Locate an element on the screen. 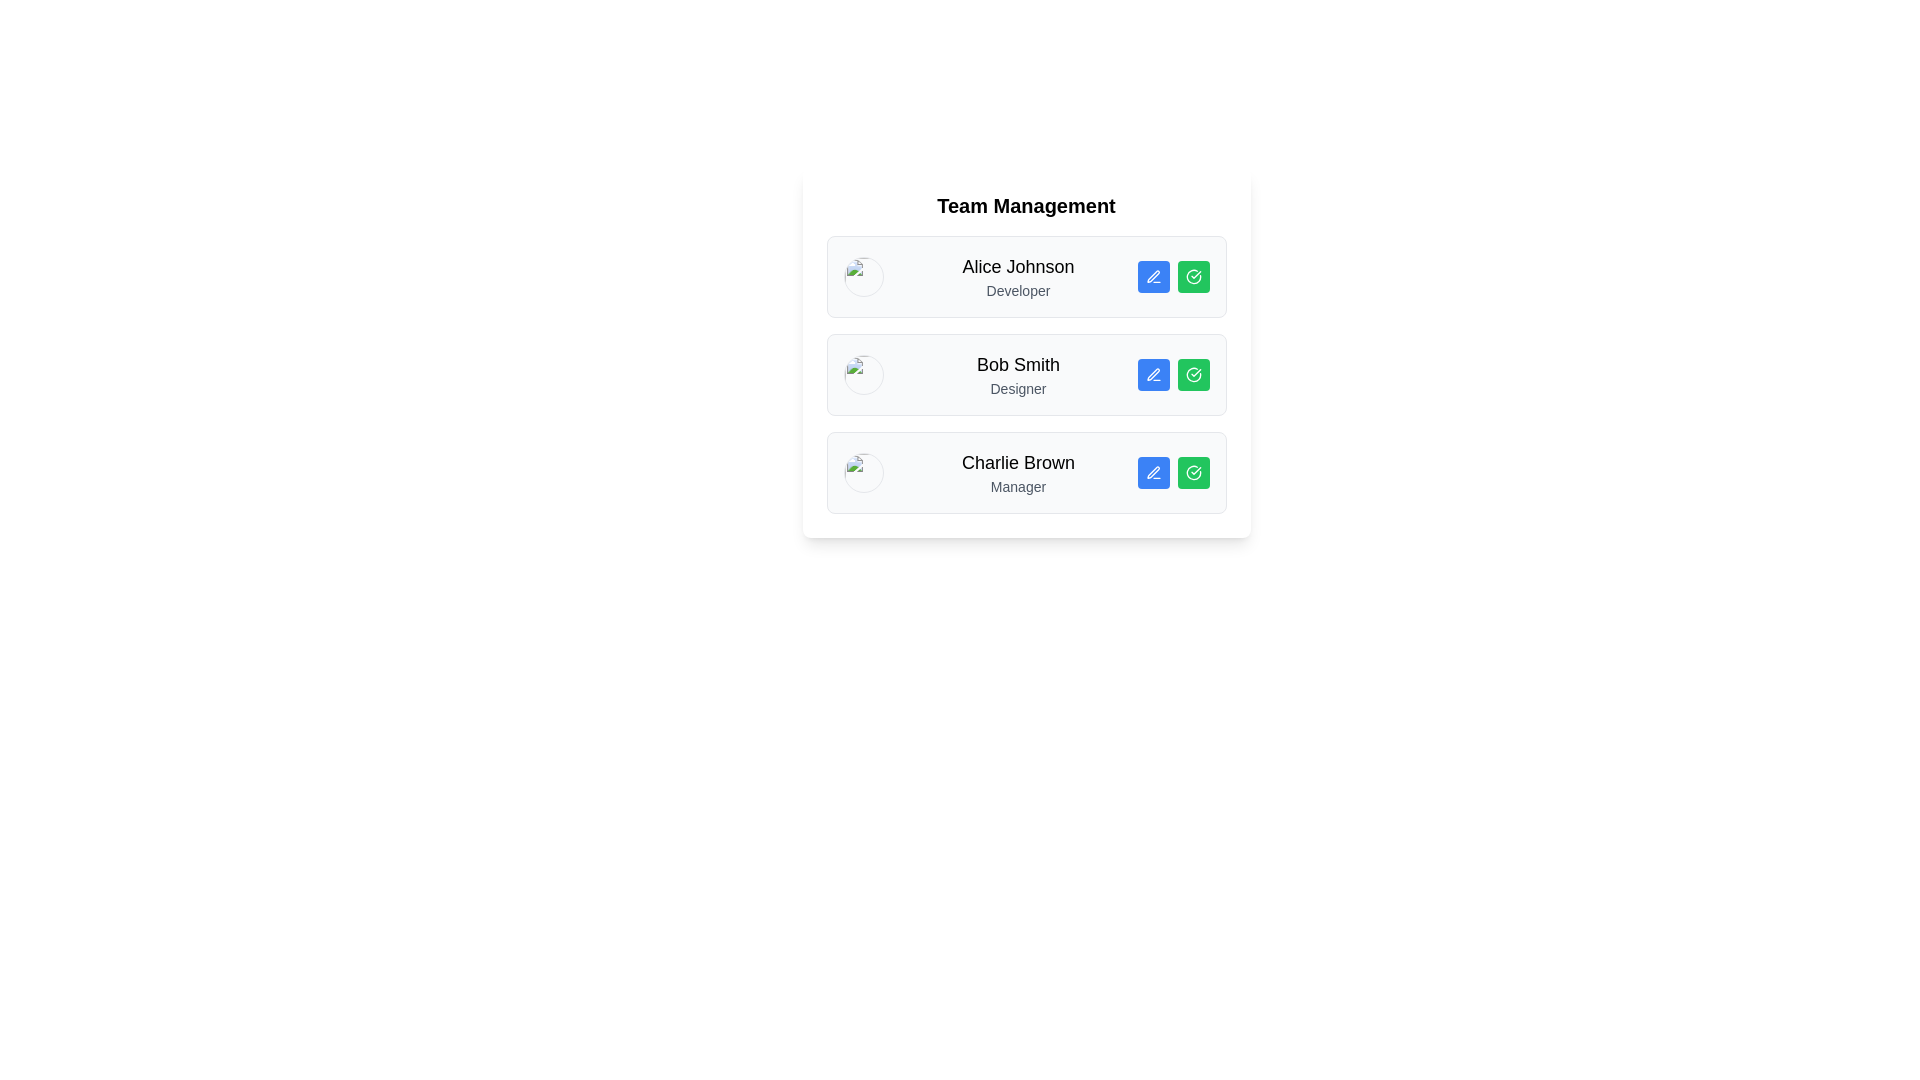 Image resolution: width=1920 pixels, height=1080 pixels. the circular outline and partial arc segment of the SVG graphical element contained within the rightmost green button in the topmost row of the list under 'Alice Johnson' in the 'Team Management' section is located at coordinates (1193, 277).